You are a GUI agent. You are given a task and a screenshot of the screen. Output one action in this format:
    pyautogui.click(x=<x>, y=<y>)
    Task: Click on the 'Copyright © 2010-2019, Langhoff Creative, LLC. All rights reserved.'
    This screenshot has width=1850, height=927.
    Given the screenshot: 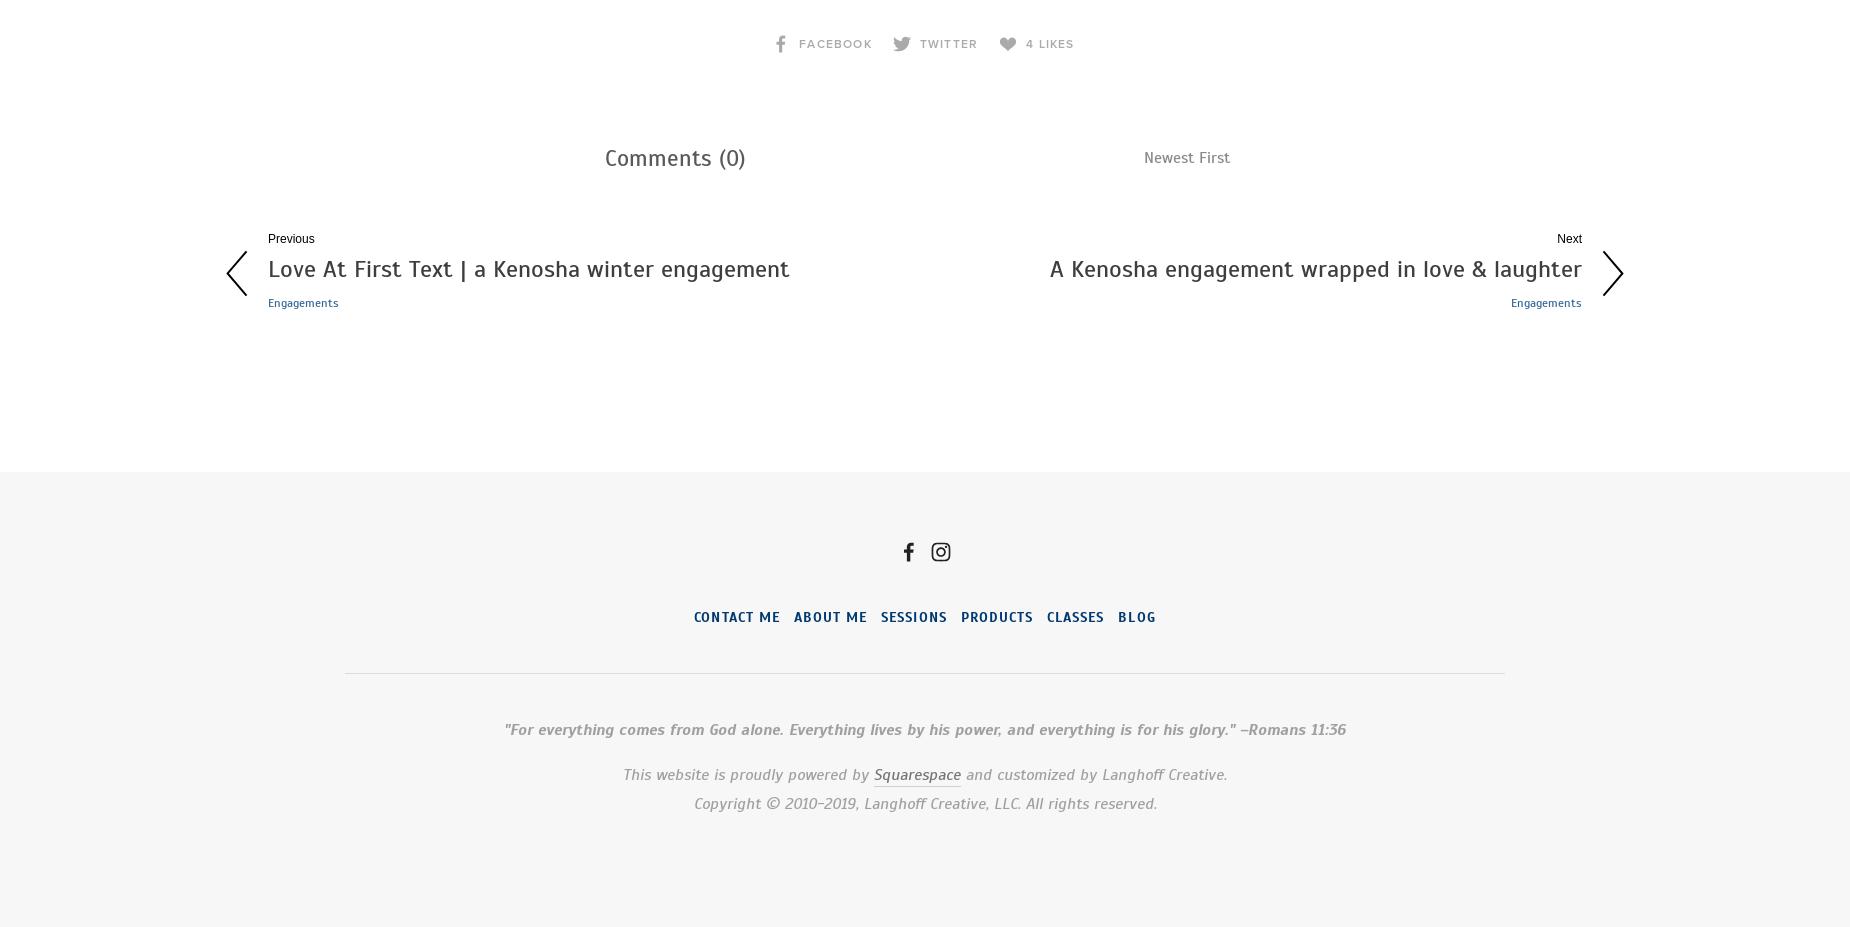 What is the action you would take?
    pyautogui.click(x=924, y=802)
    